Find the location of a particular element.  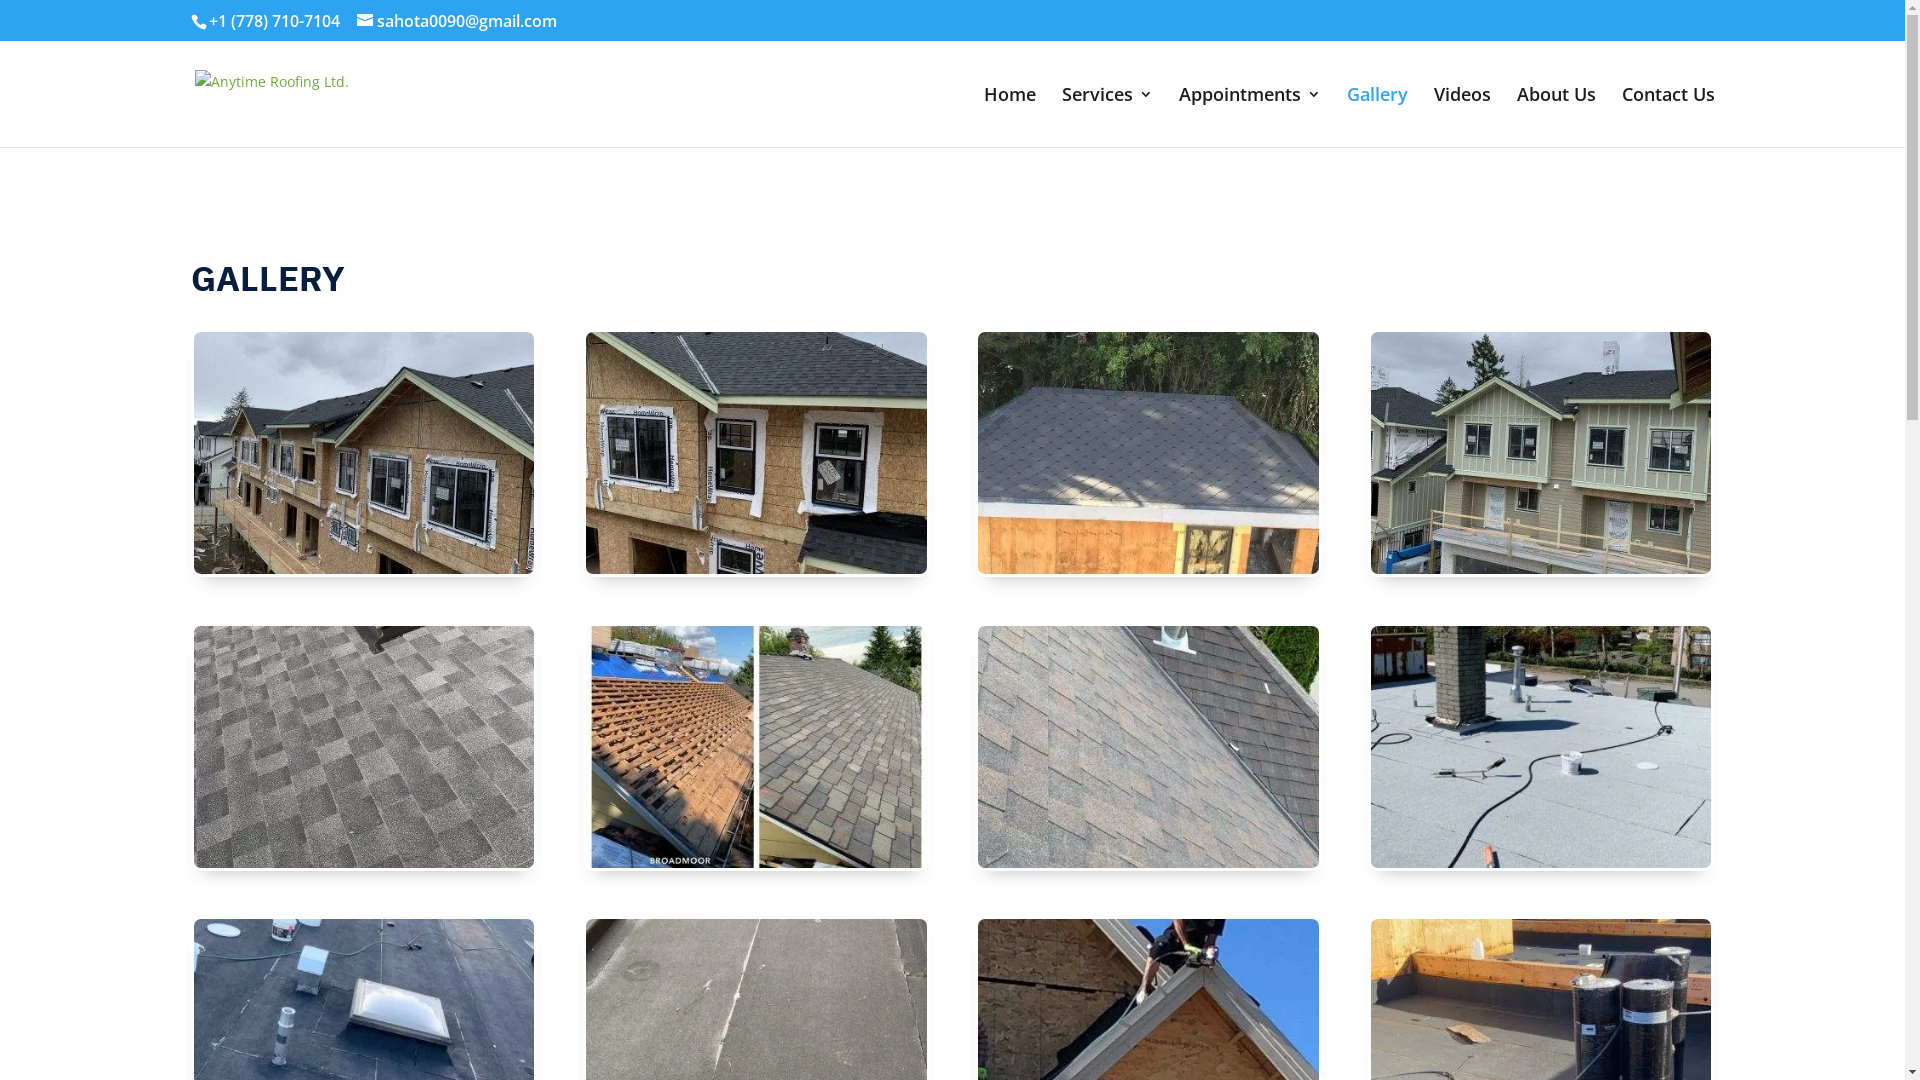

'Appointments' is located at coordinates (1247, 116).